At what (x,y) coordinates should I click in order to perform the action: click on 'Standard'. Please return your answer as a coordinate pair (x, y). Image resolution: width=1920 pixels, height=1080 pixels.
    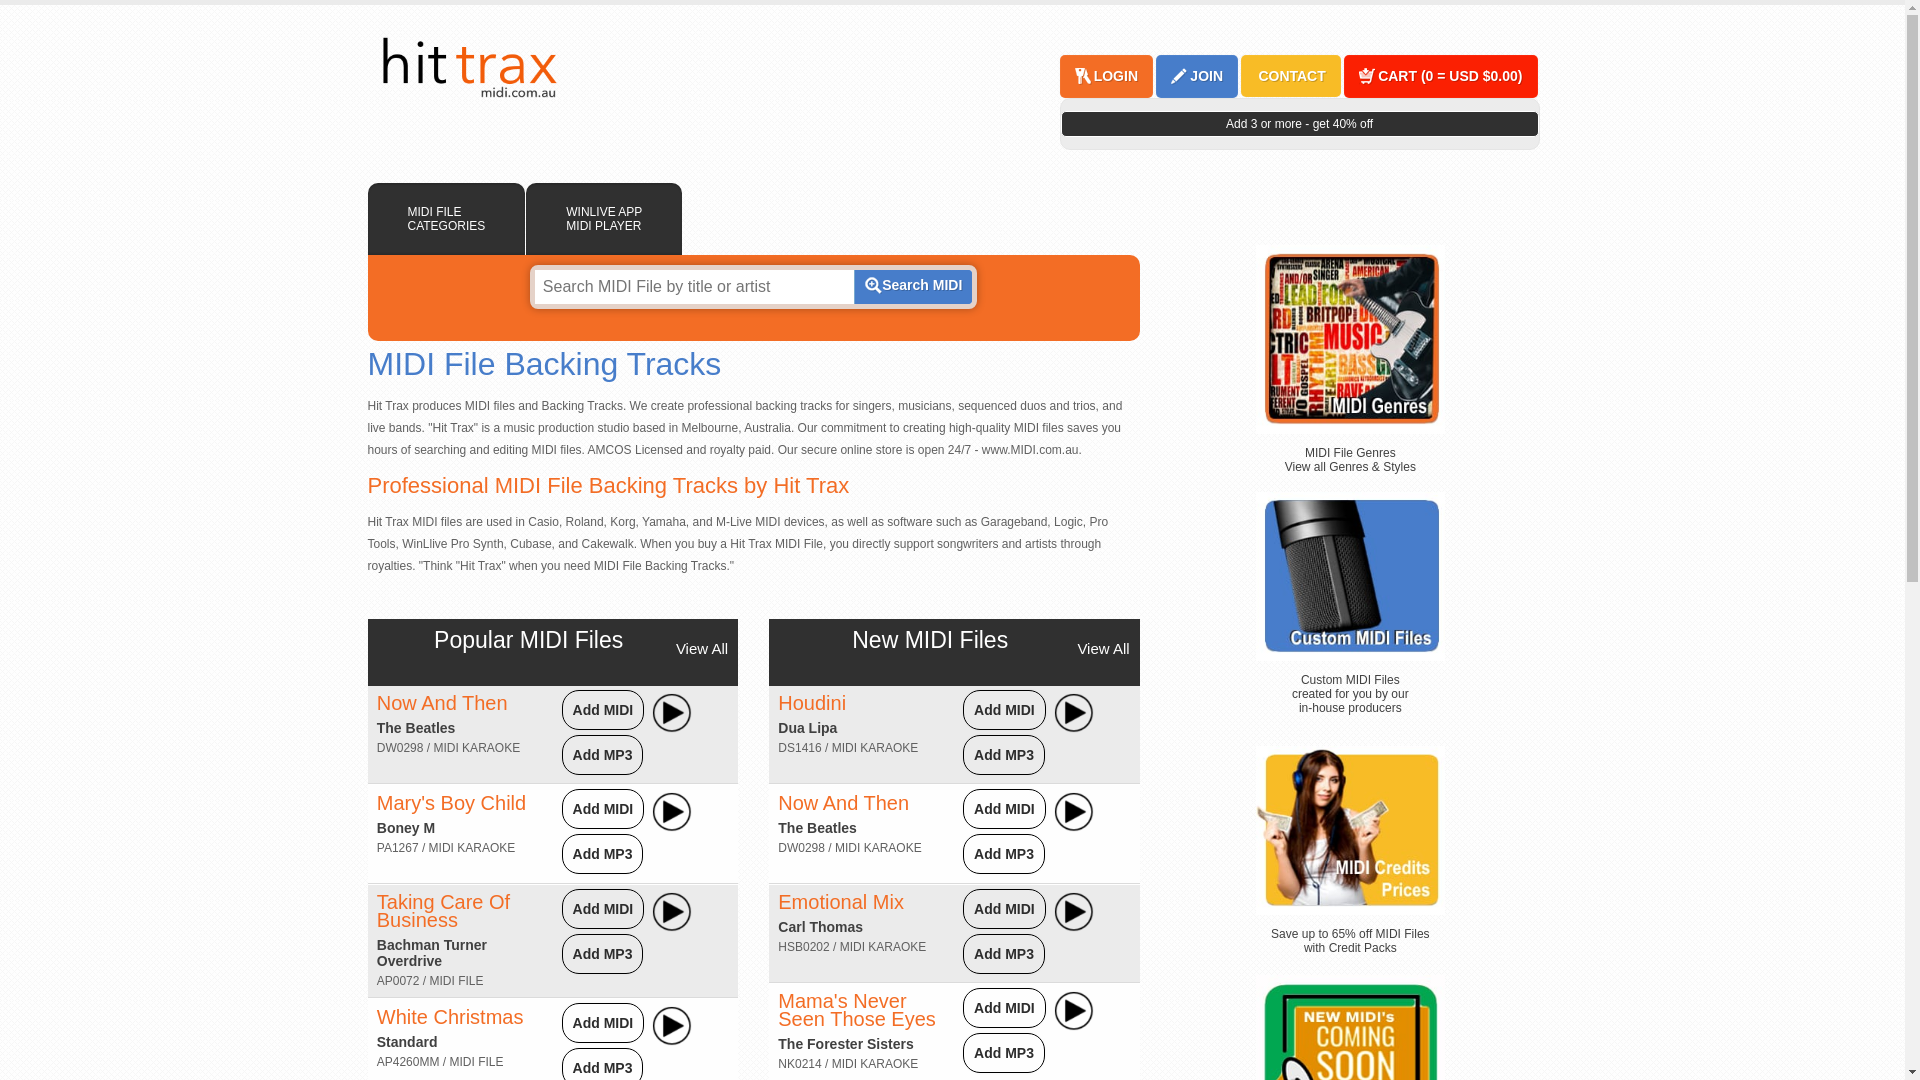
    Looking at the image, I should click on (406, 1040).